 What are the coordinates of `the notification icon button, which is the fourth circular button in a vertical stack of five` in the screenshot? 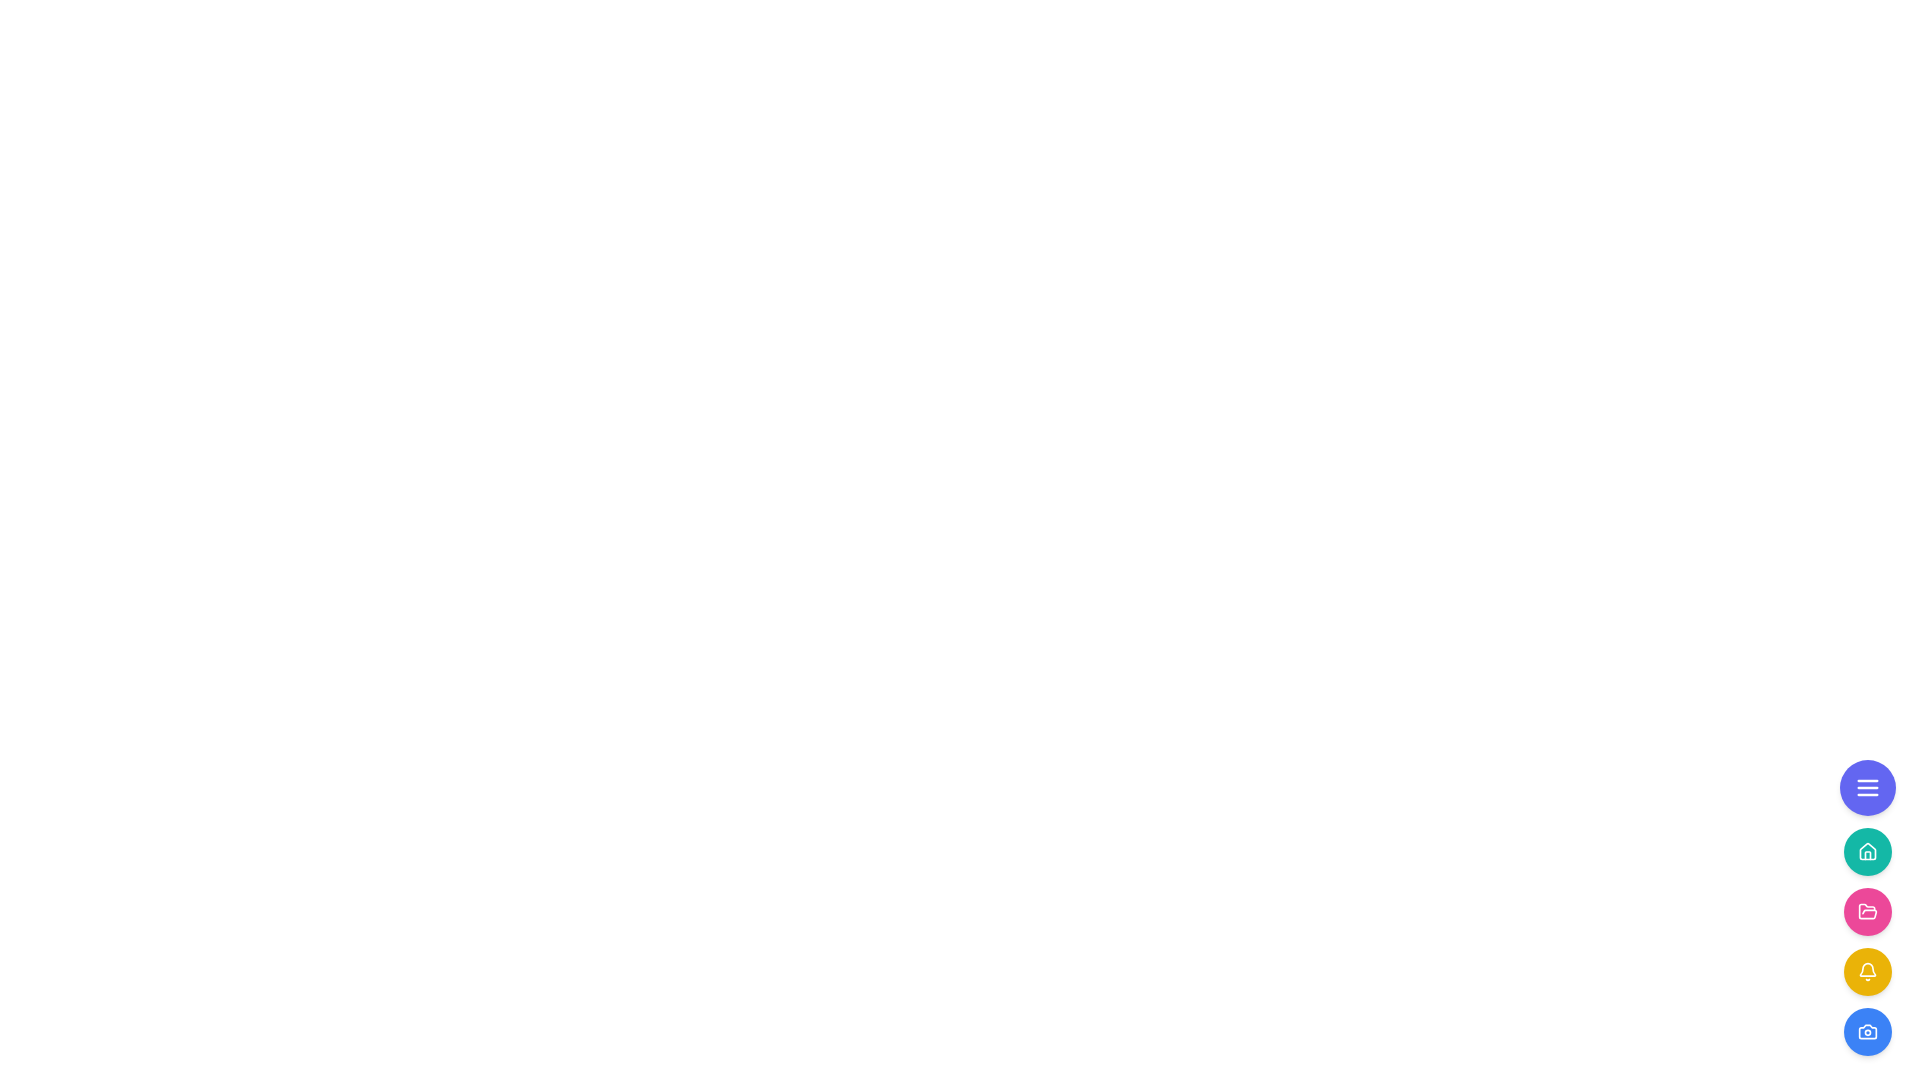 It's located at (1866, 971).